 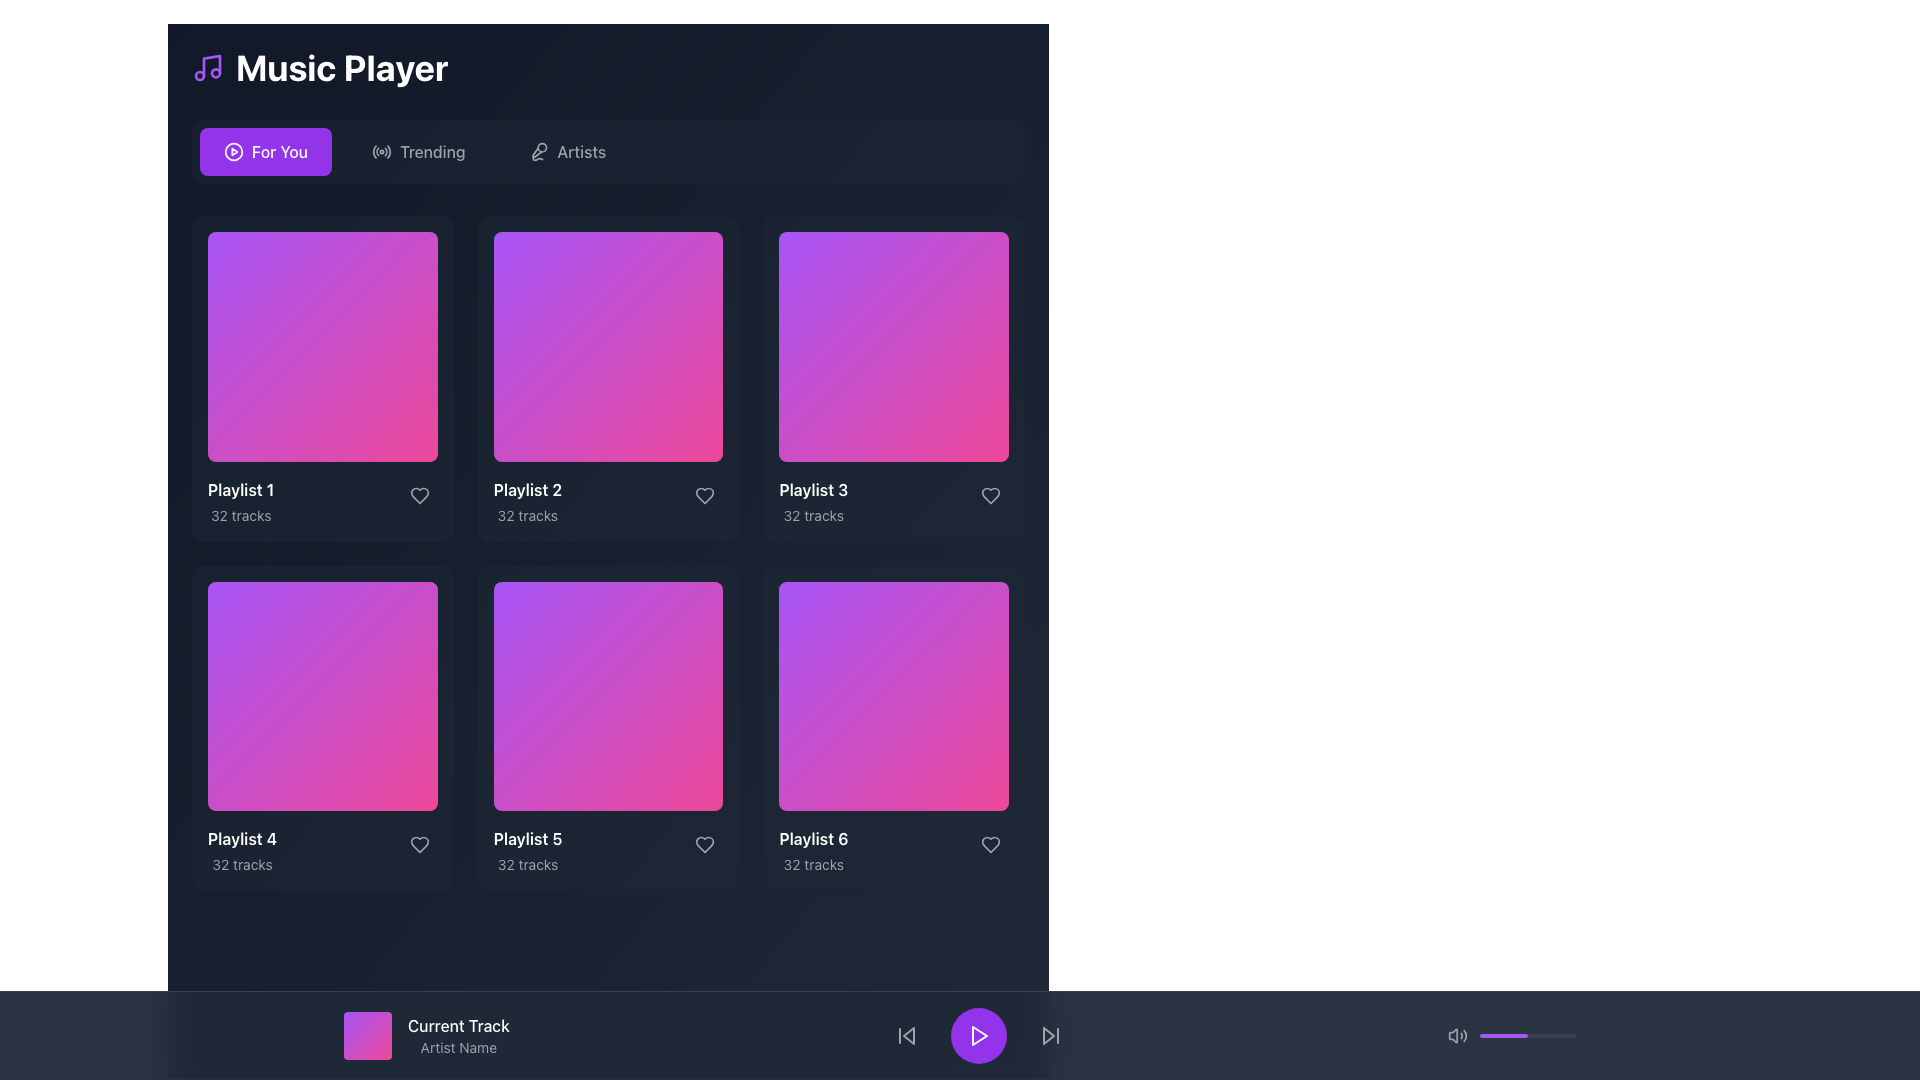 I want to click on the radio wave icon located in the top navigation bar, which is positioned in front of the word 'Trending', so click(x=382, y=150).